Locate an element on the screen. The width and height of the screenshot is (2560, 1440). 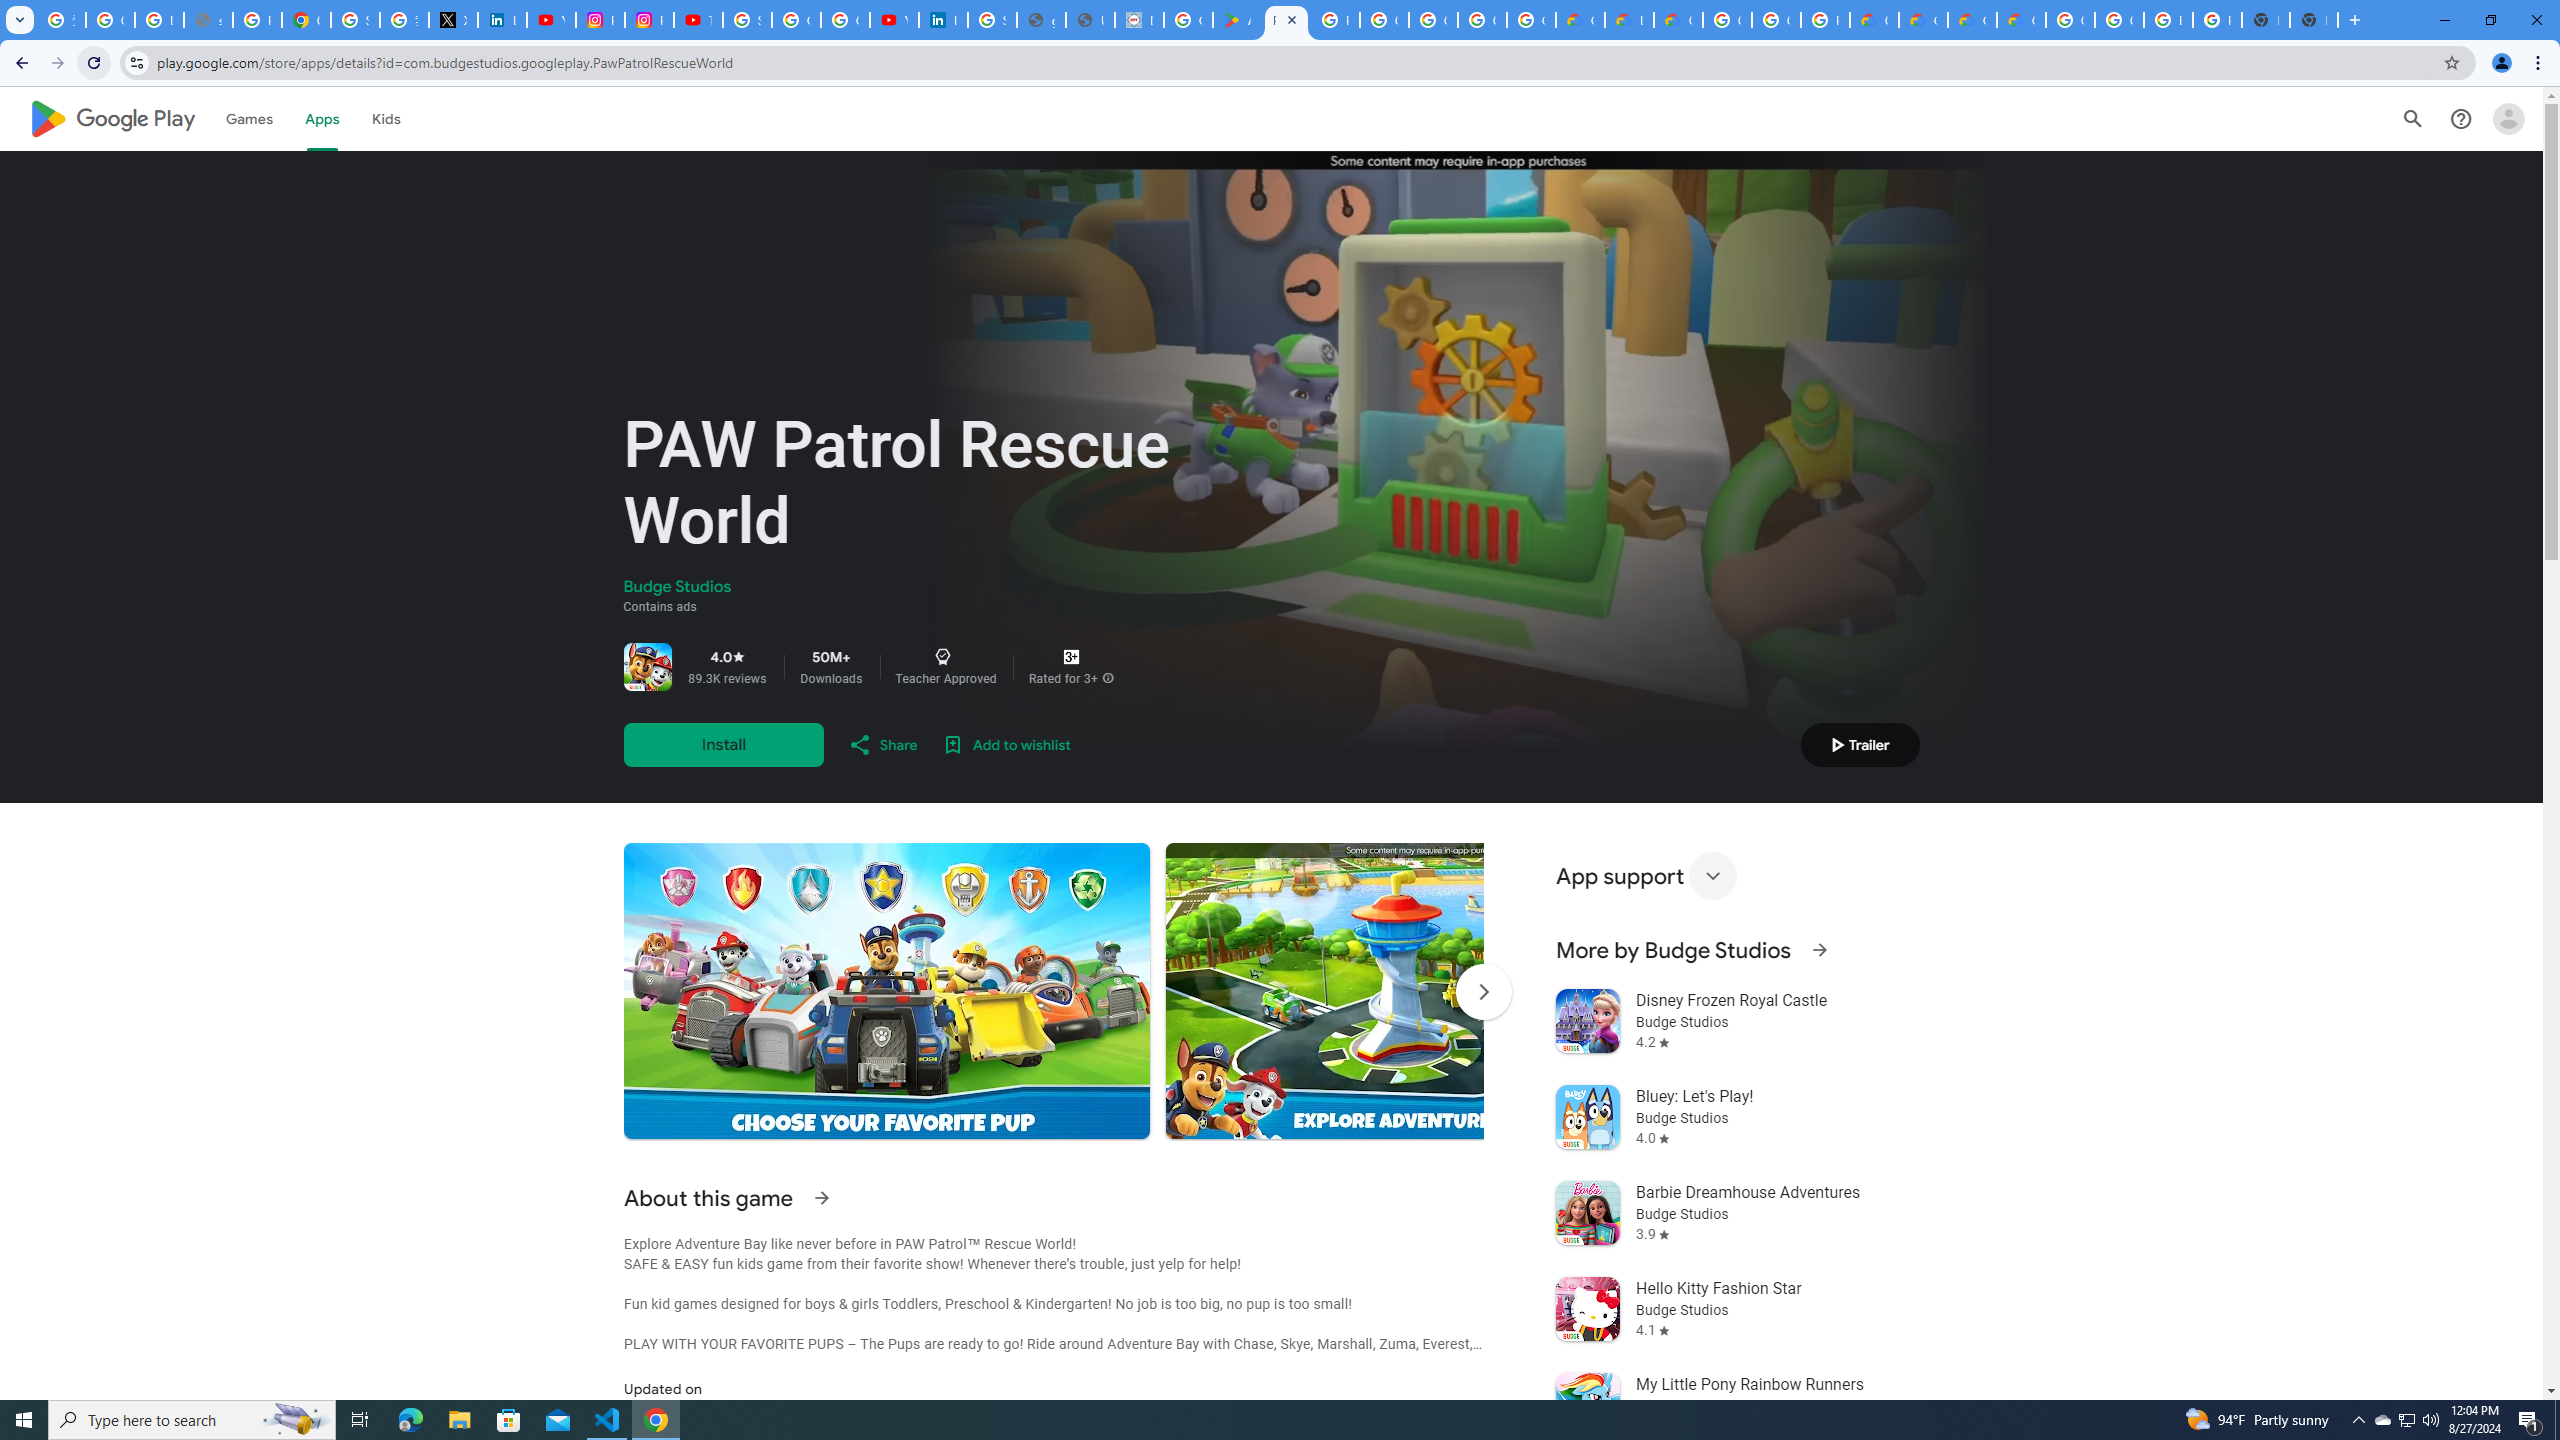
'Customer Care | Google Cloud' is located at coordinates (1578, 19).